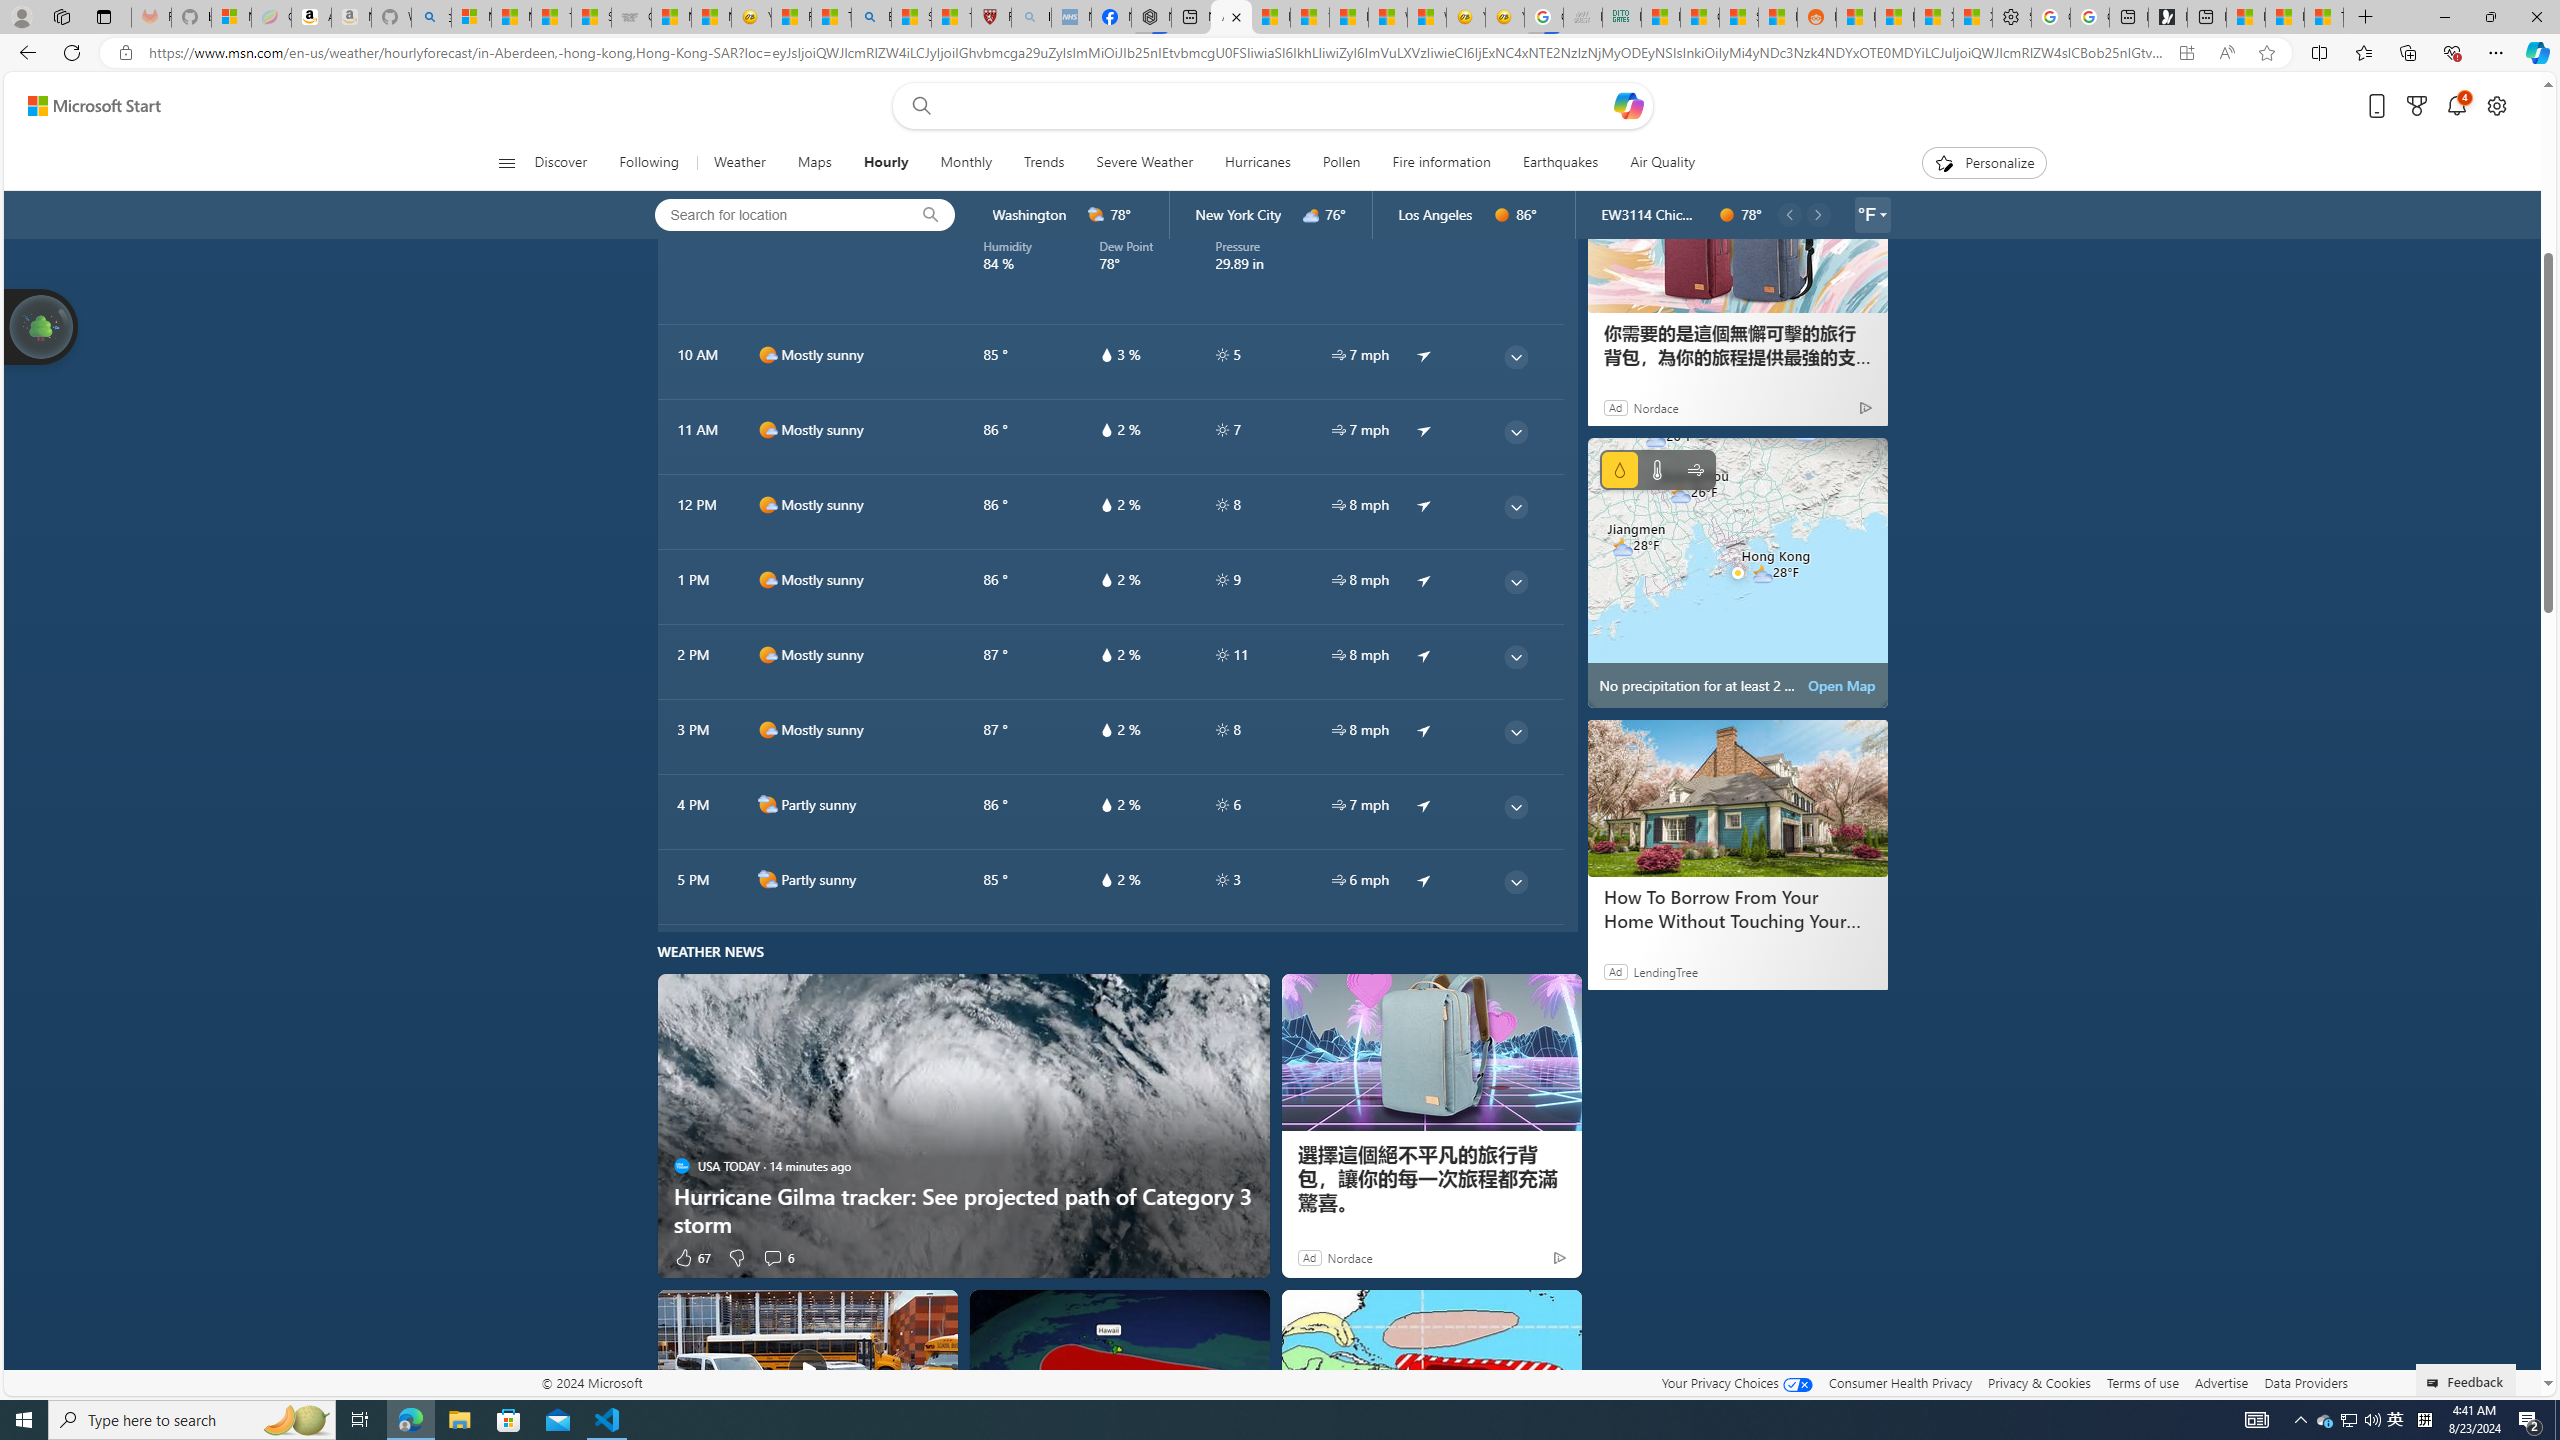  What do you see at coordinates (1737, 572) in the screenshot?
I see `'No precipitation for at least 2 hours'` at bounding box center [1737, 572].